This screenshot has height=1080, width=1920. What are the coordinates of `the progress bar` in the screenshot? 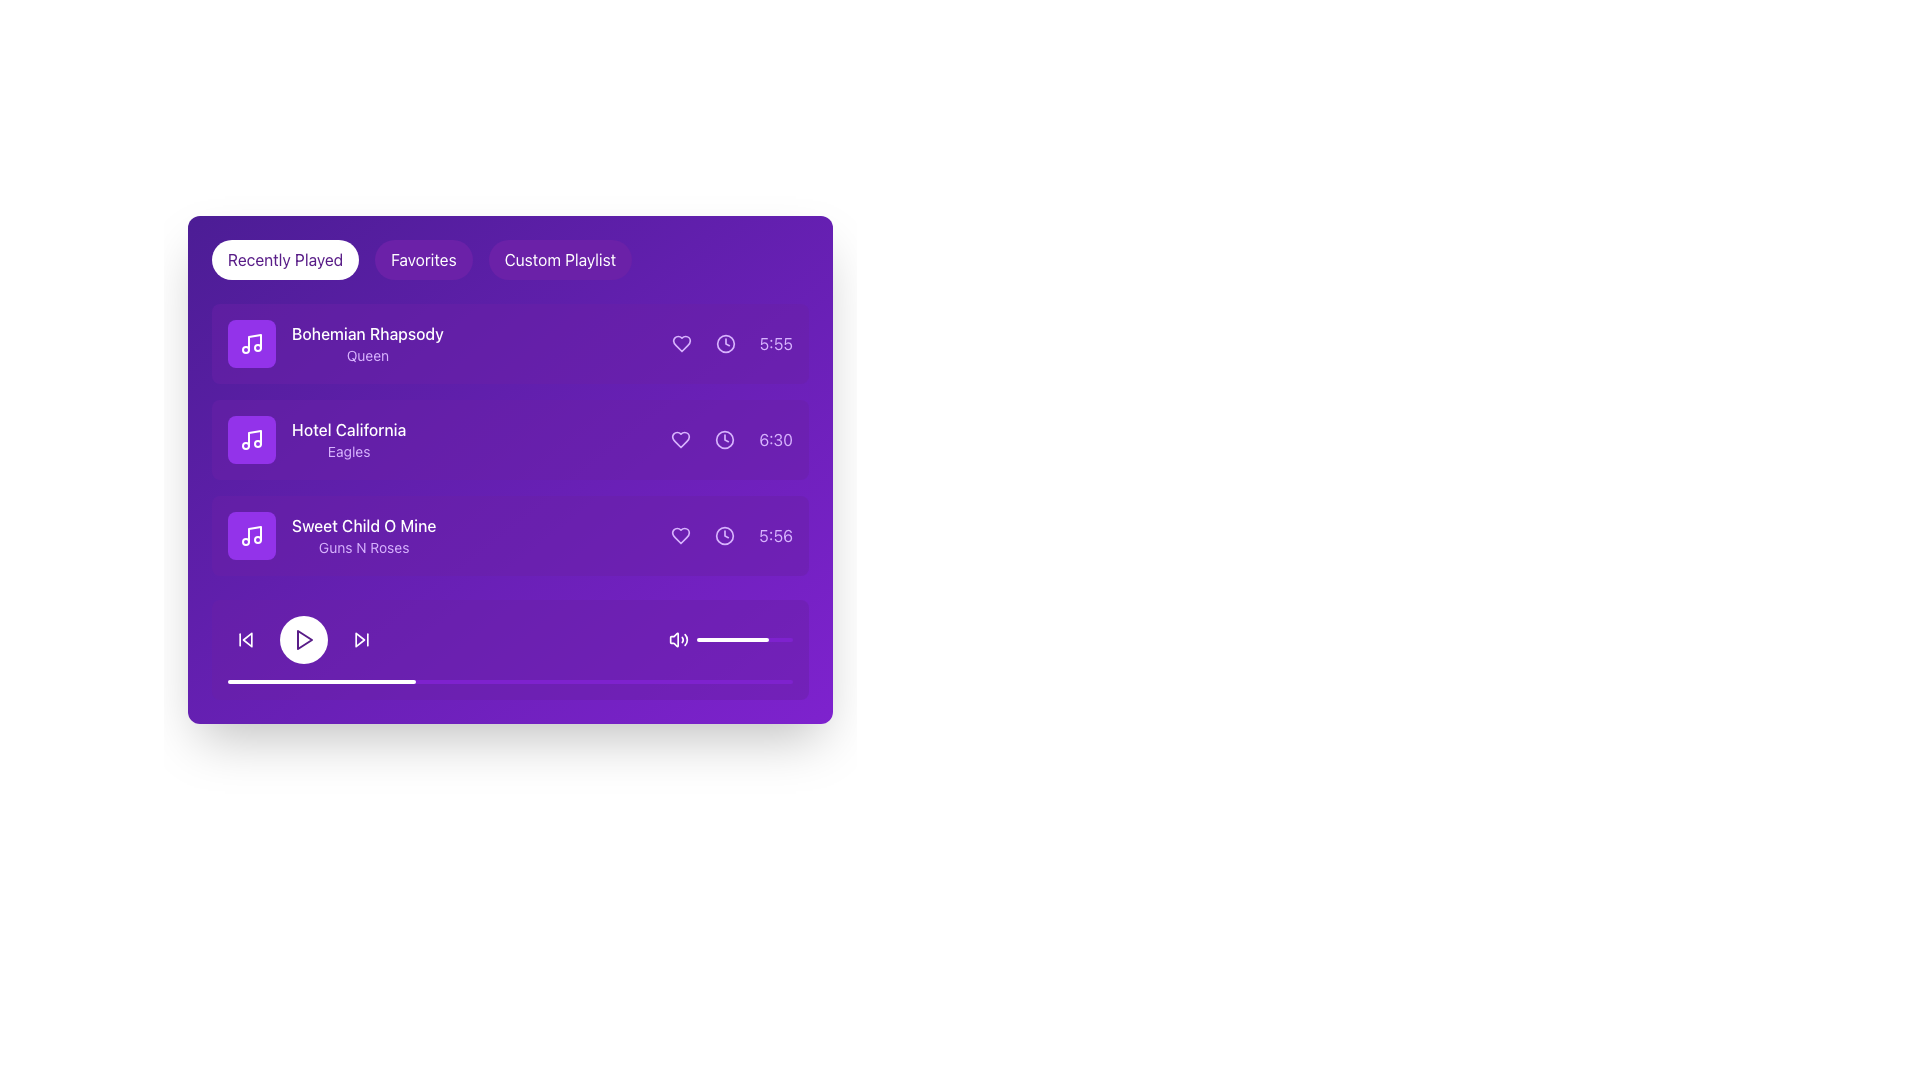 It's located at (588, 681).